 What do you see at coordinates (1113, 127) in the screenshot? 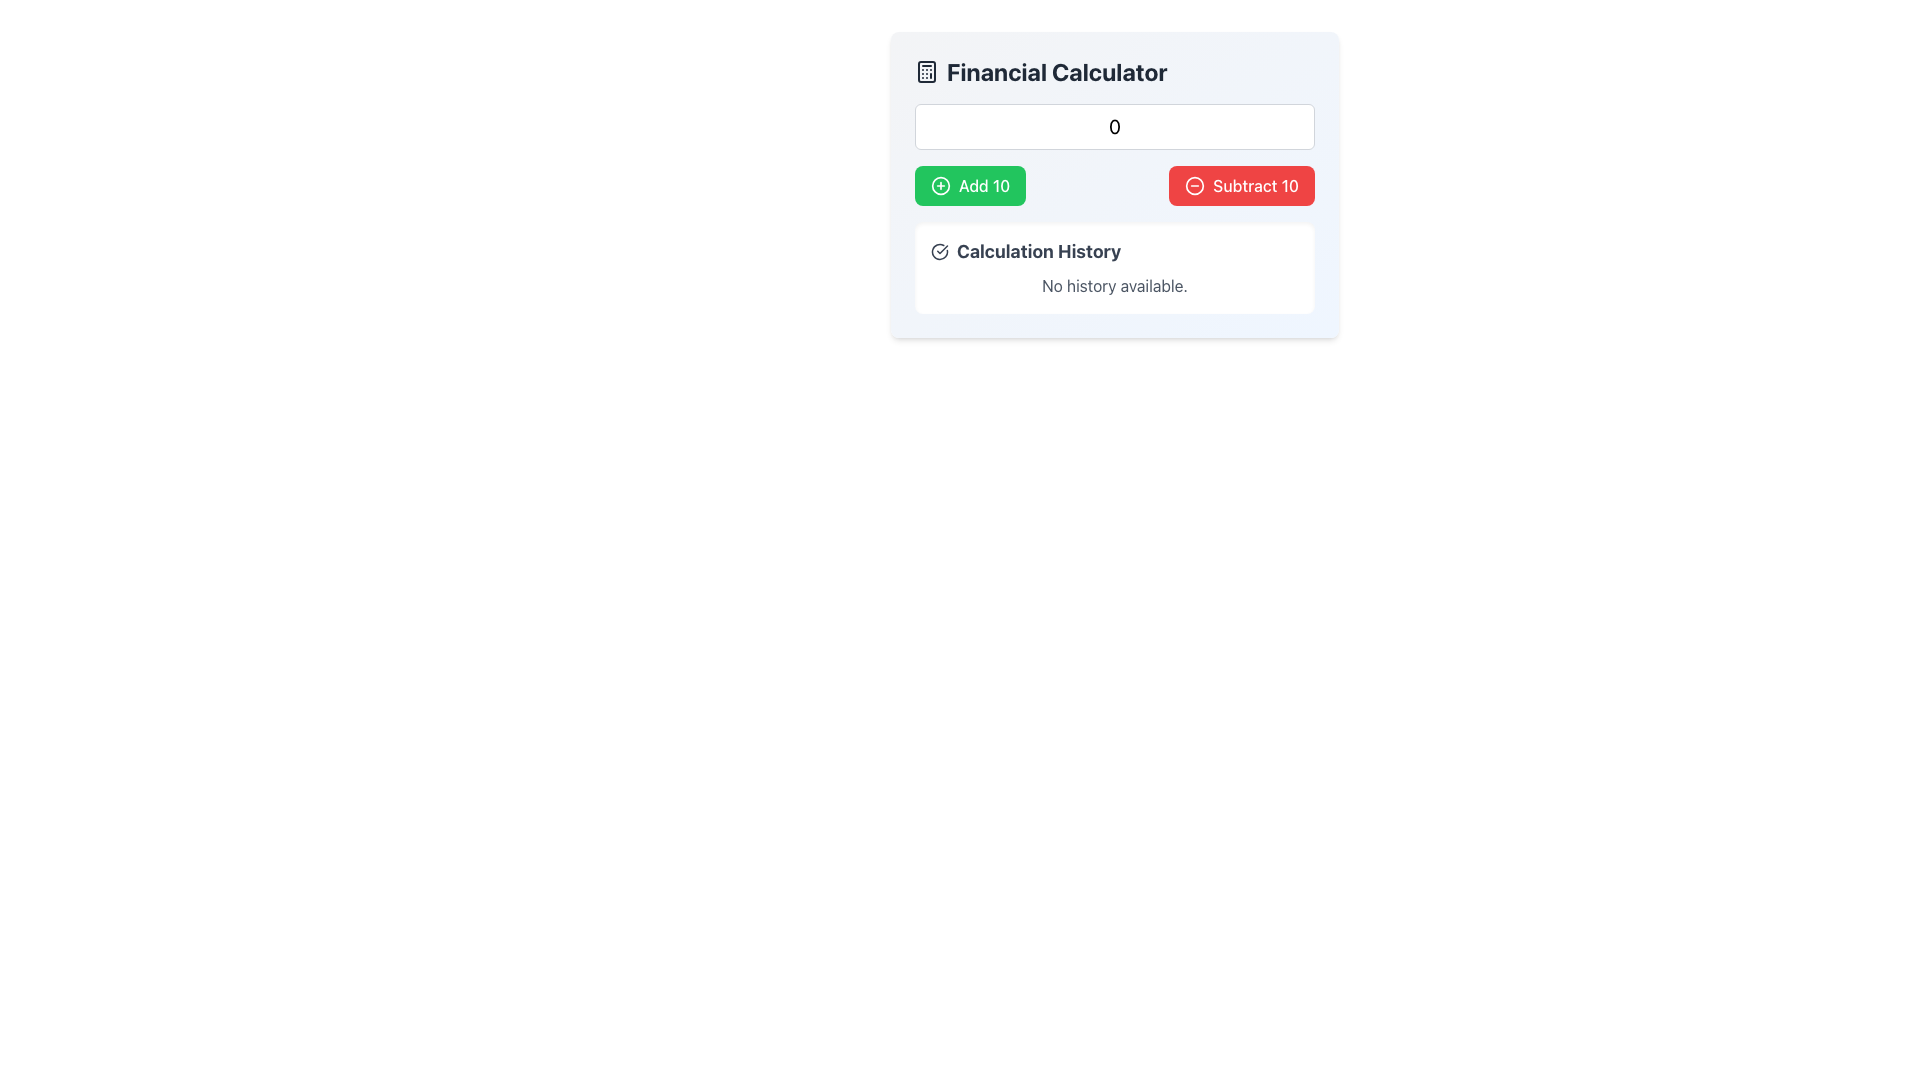
I see `the text input field displaying the numeral '0', which is centered below the 'Financial Calculator' heading and above the 'Add 10' and 'Subtract 10' buttons` at bounding box center [1113, 127].